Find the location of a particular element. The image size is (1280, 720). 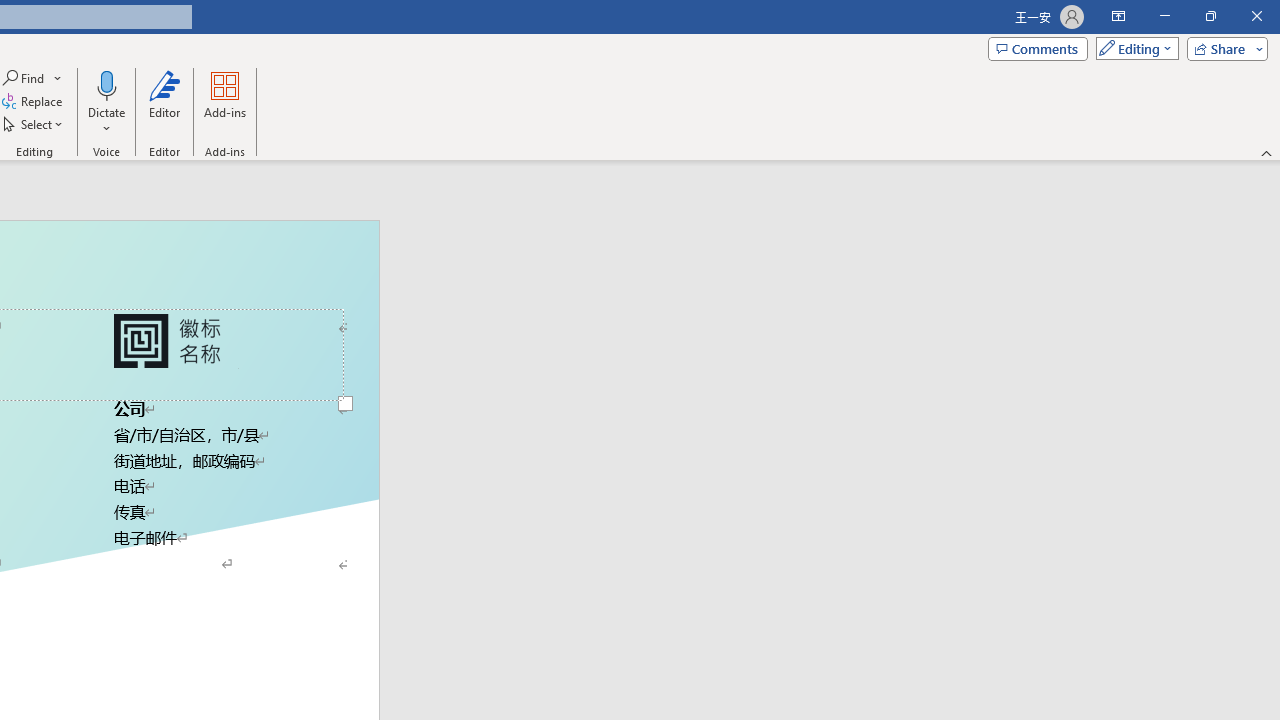

'Mode' is located at coordinates (1133, 47).